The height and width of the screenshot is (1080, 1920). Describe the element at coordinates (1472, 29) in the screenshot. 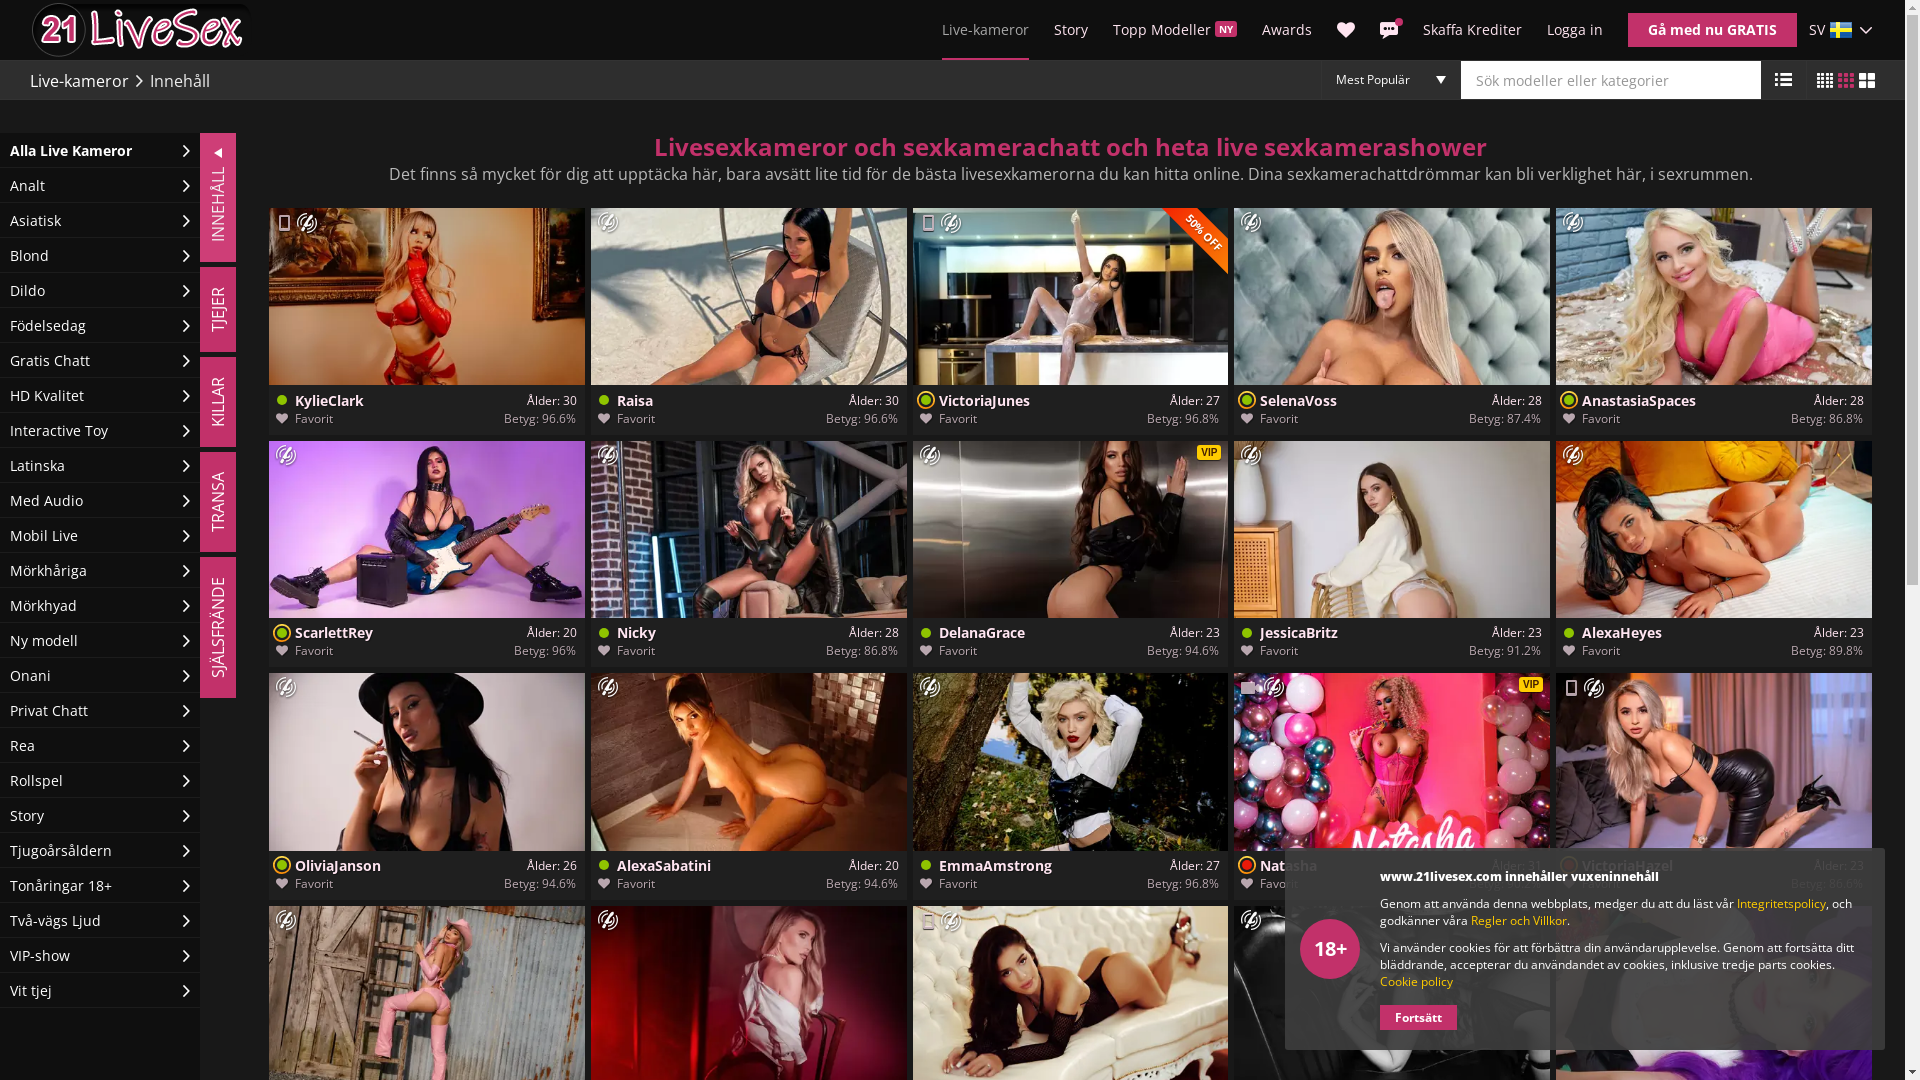

I see `'Skaffa Krediter'` at that location.